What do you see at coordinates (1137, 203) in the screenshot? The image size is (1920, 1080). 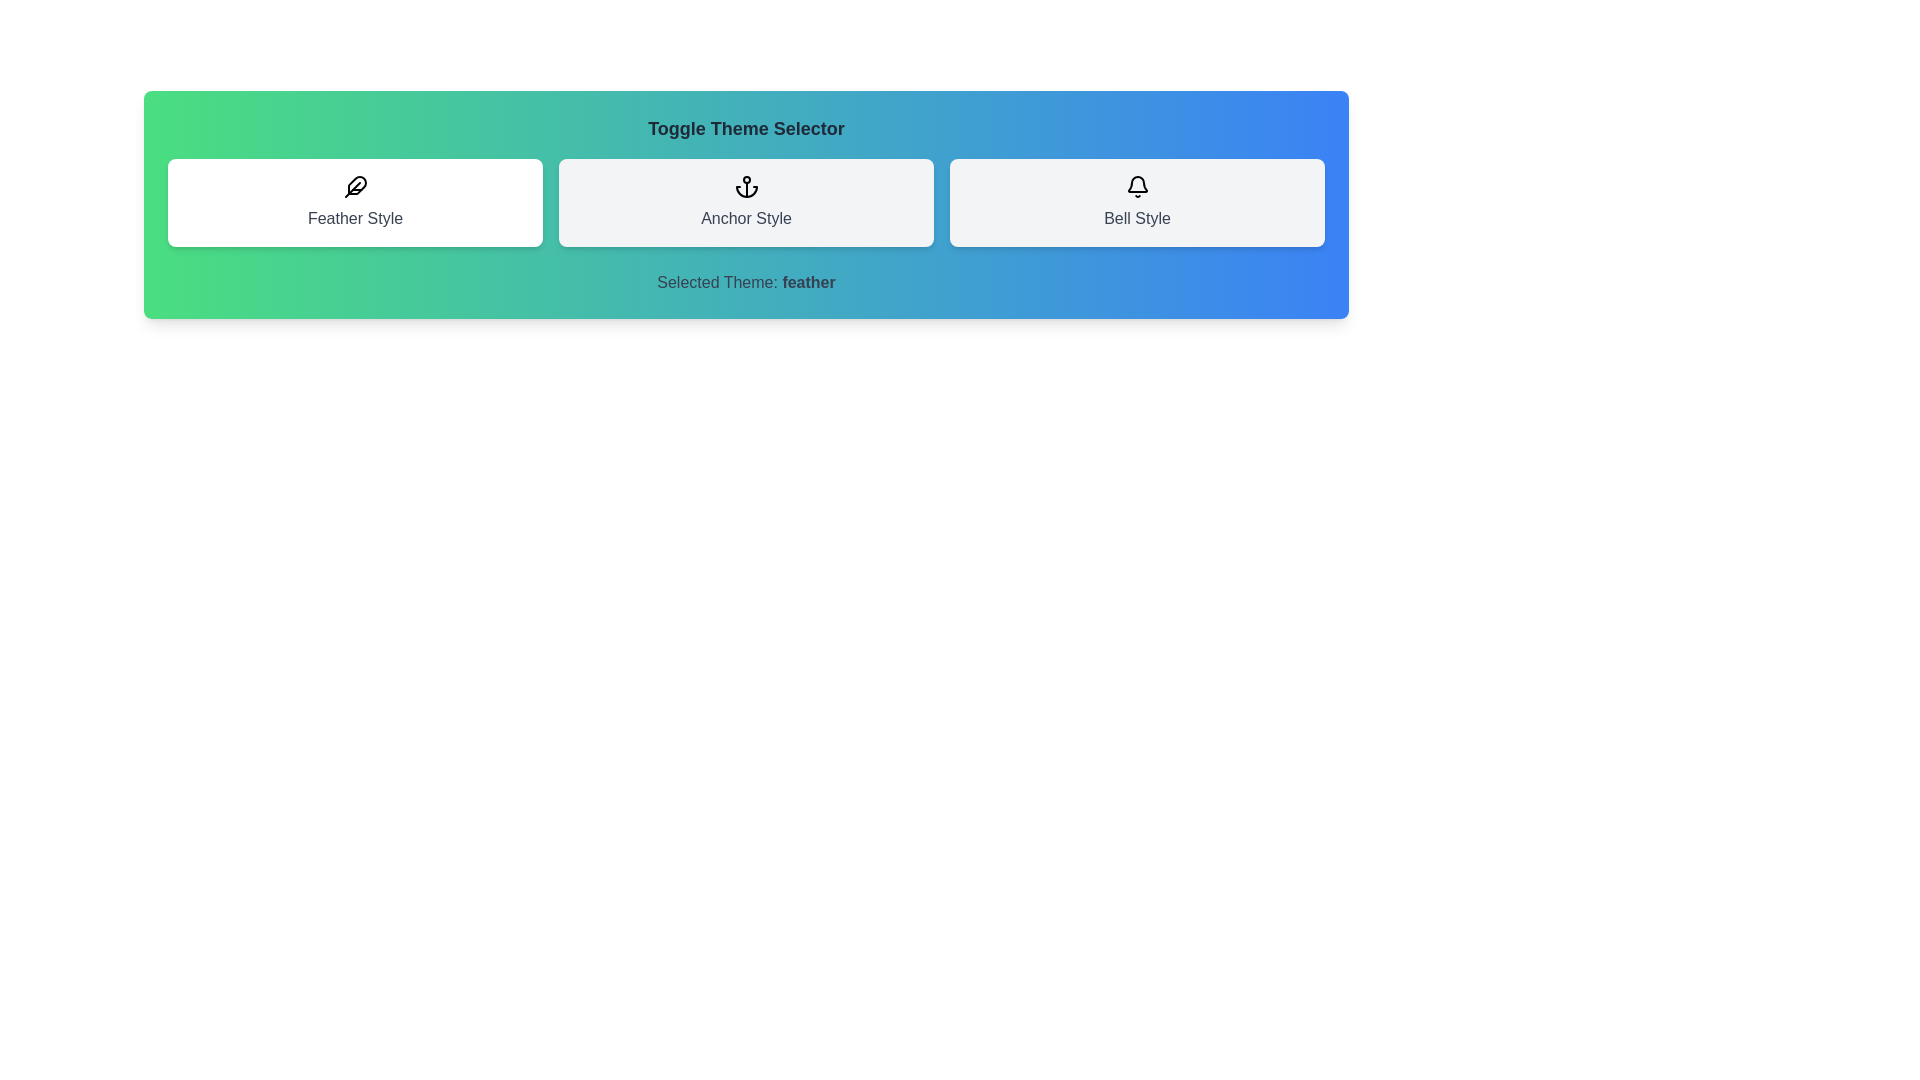 I see `the icon representing Bell Style` at bounding box center [1137, 203].